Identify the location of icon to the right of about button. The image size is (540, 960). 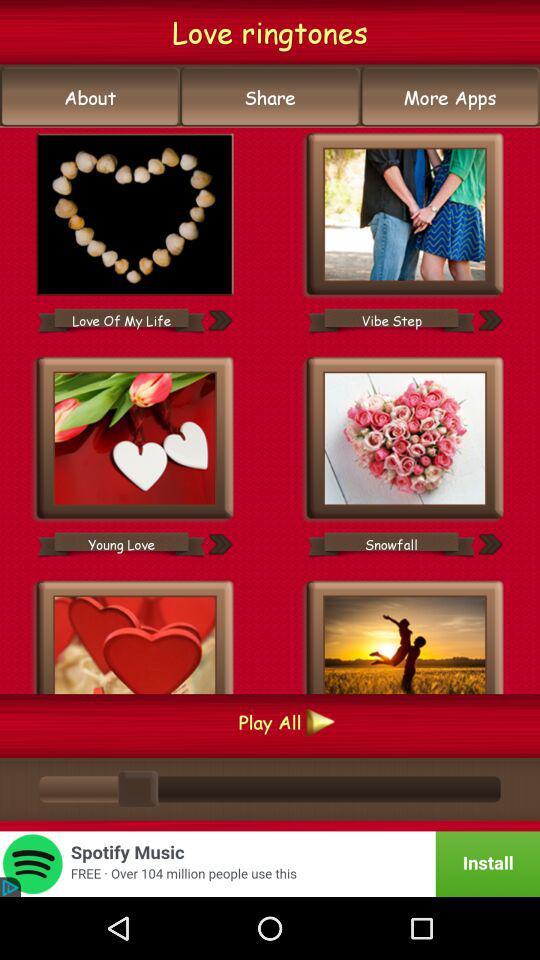
(270, 97).